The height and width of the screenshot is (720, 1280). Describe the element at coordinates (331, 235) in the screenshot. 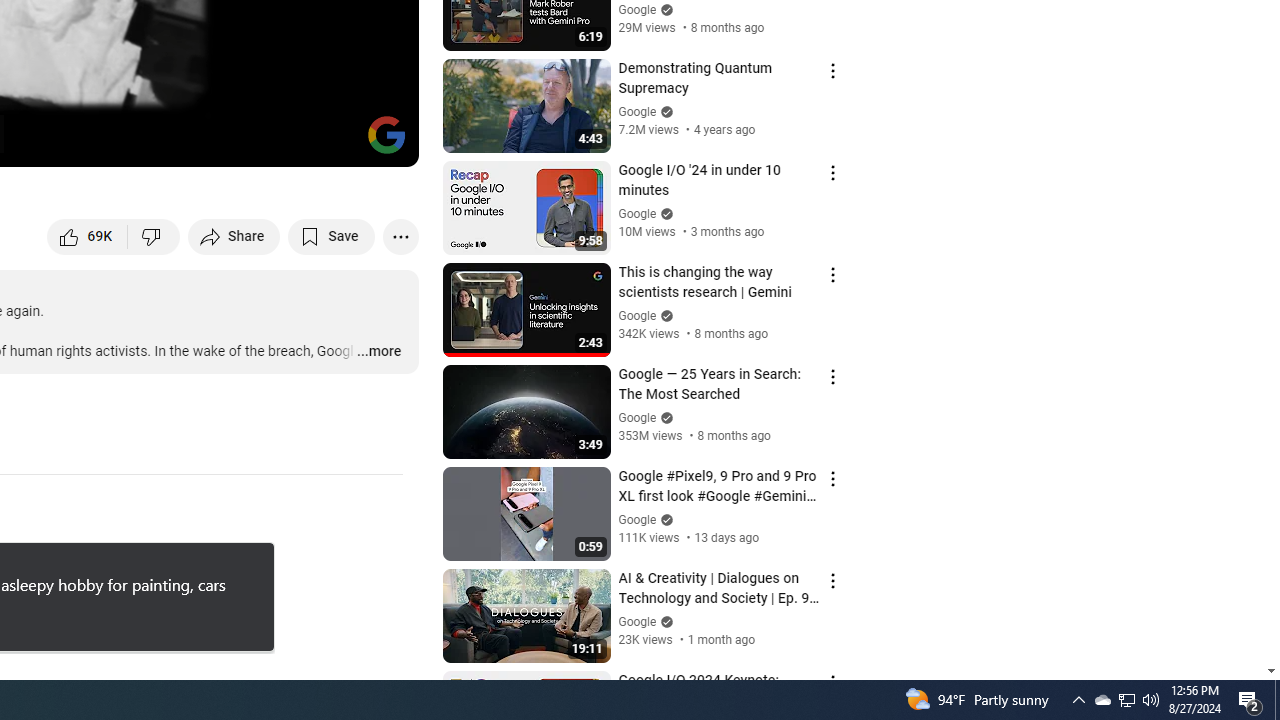

I see `'Save to playlist'` at that location.